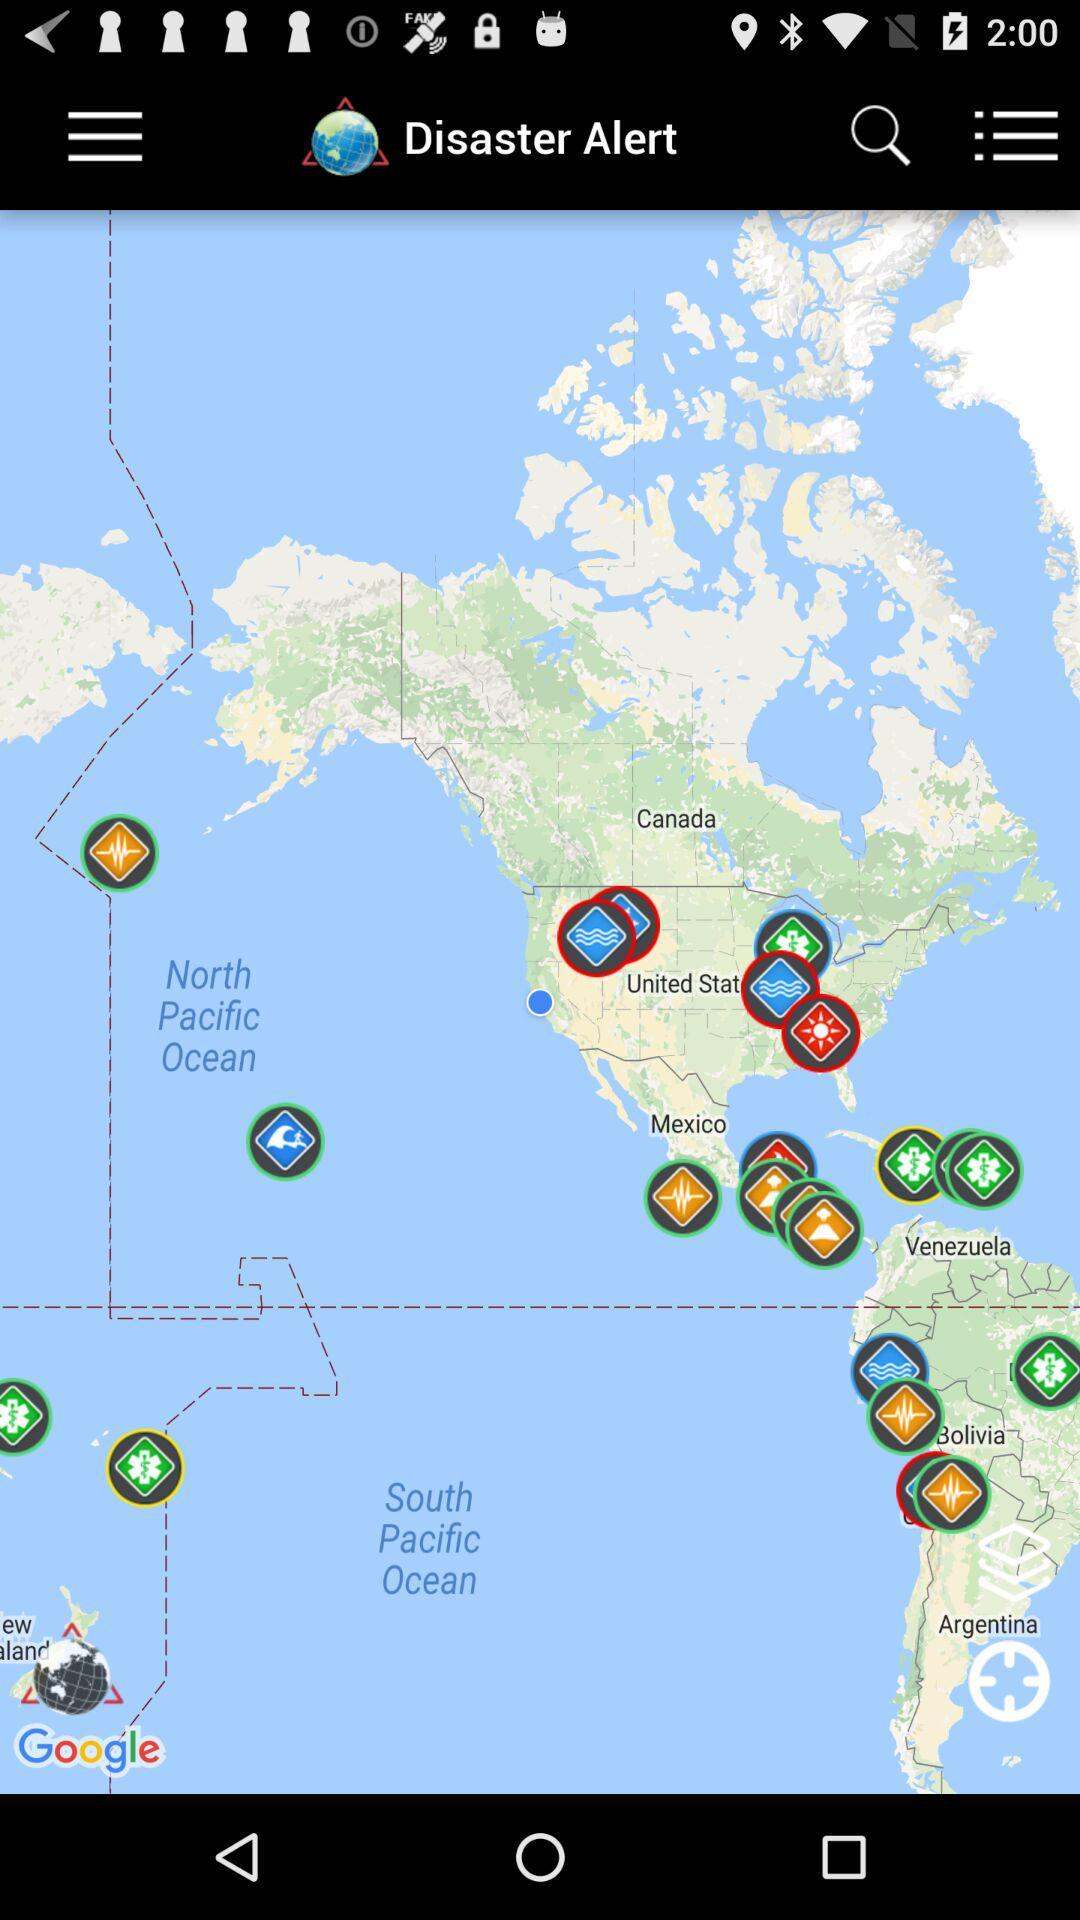 This screenshot has height=1920, width=1080. Describe the element at coordinates (879, 135) in the screenshot. I see `search button` at that location.